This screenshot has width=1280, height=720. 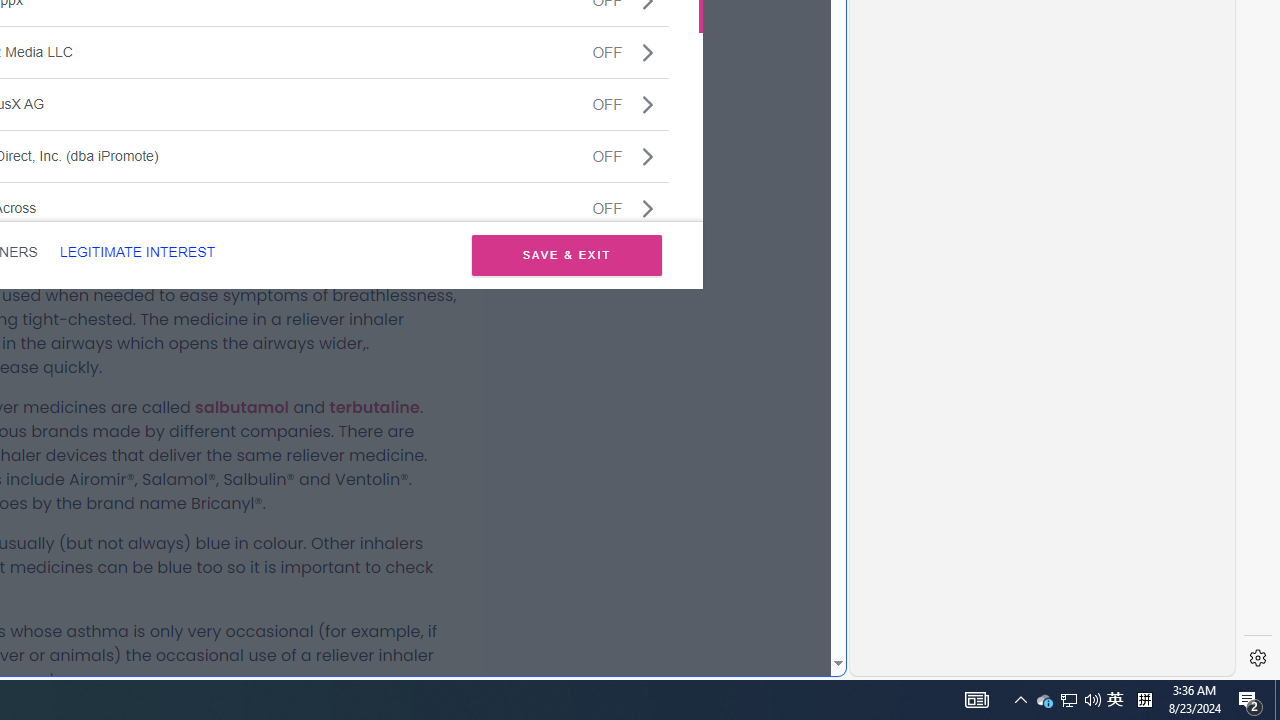 What do you see at coordinates (240, 406) in the screenshot?
I see `'salbutamol'` at bounding box center [240, 406].